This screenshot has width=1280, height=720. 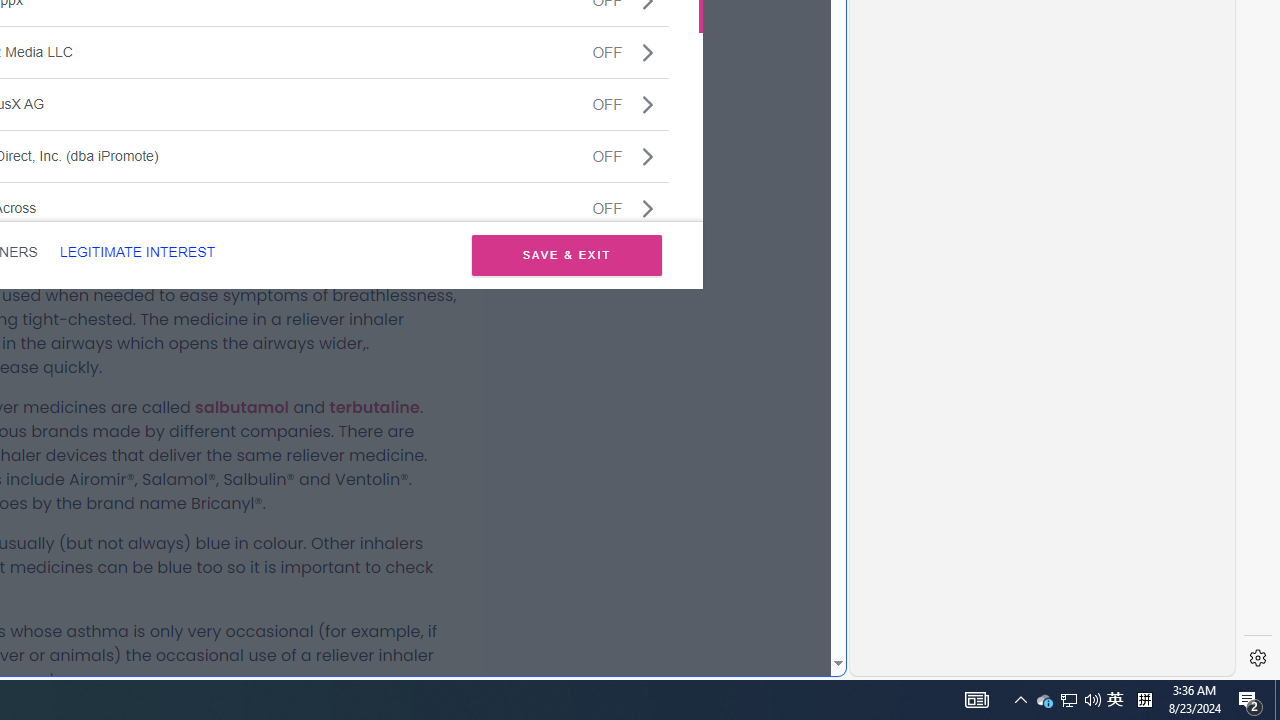 What do you see at coordinates (240, 406) in the screenshot?
I see `'salbutamol'` at bounding box center [240, 406].